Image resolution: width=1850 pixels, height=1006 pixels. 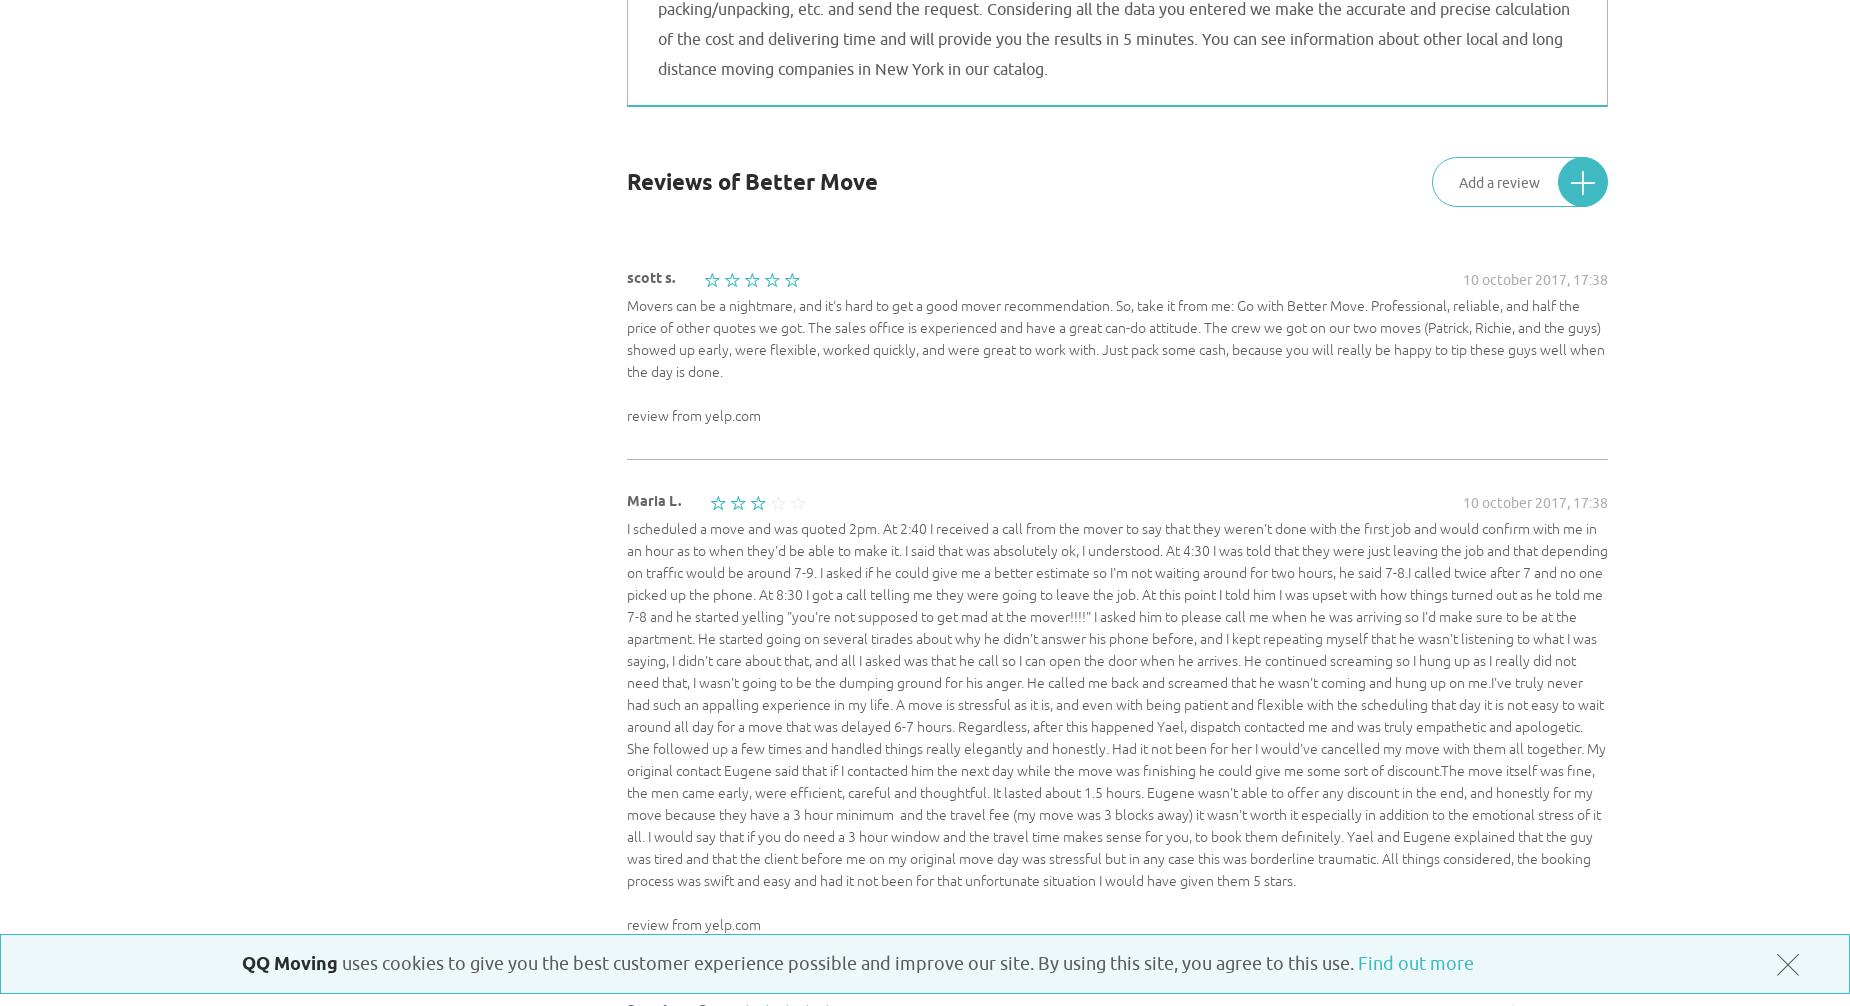 I want to click on 'QQ Moving', so click(x=289, y=962).